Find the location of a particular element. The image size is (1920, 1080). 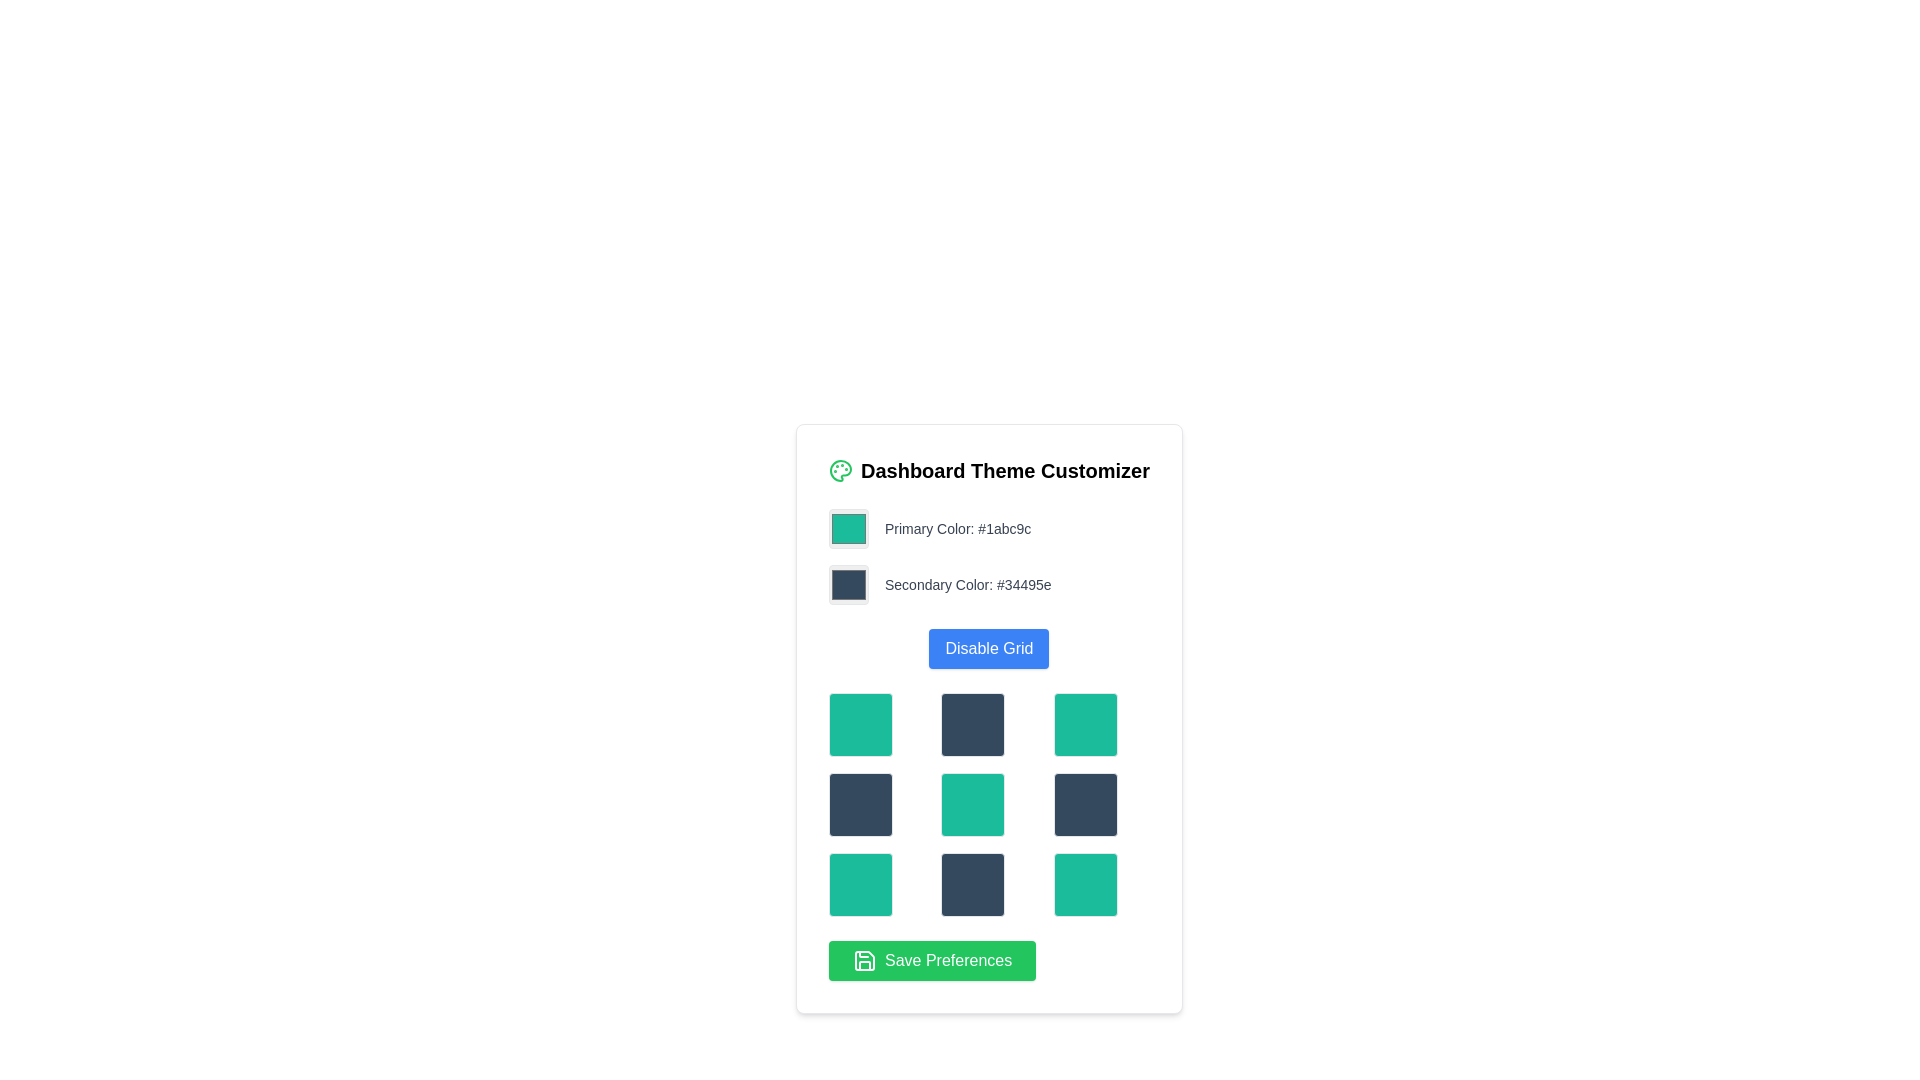

the first box in the first row of the 3x3 grid layout, which serves as a color selector is located at coordinates (860, 725).